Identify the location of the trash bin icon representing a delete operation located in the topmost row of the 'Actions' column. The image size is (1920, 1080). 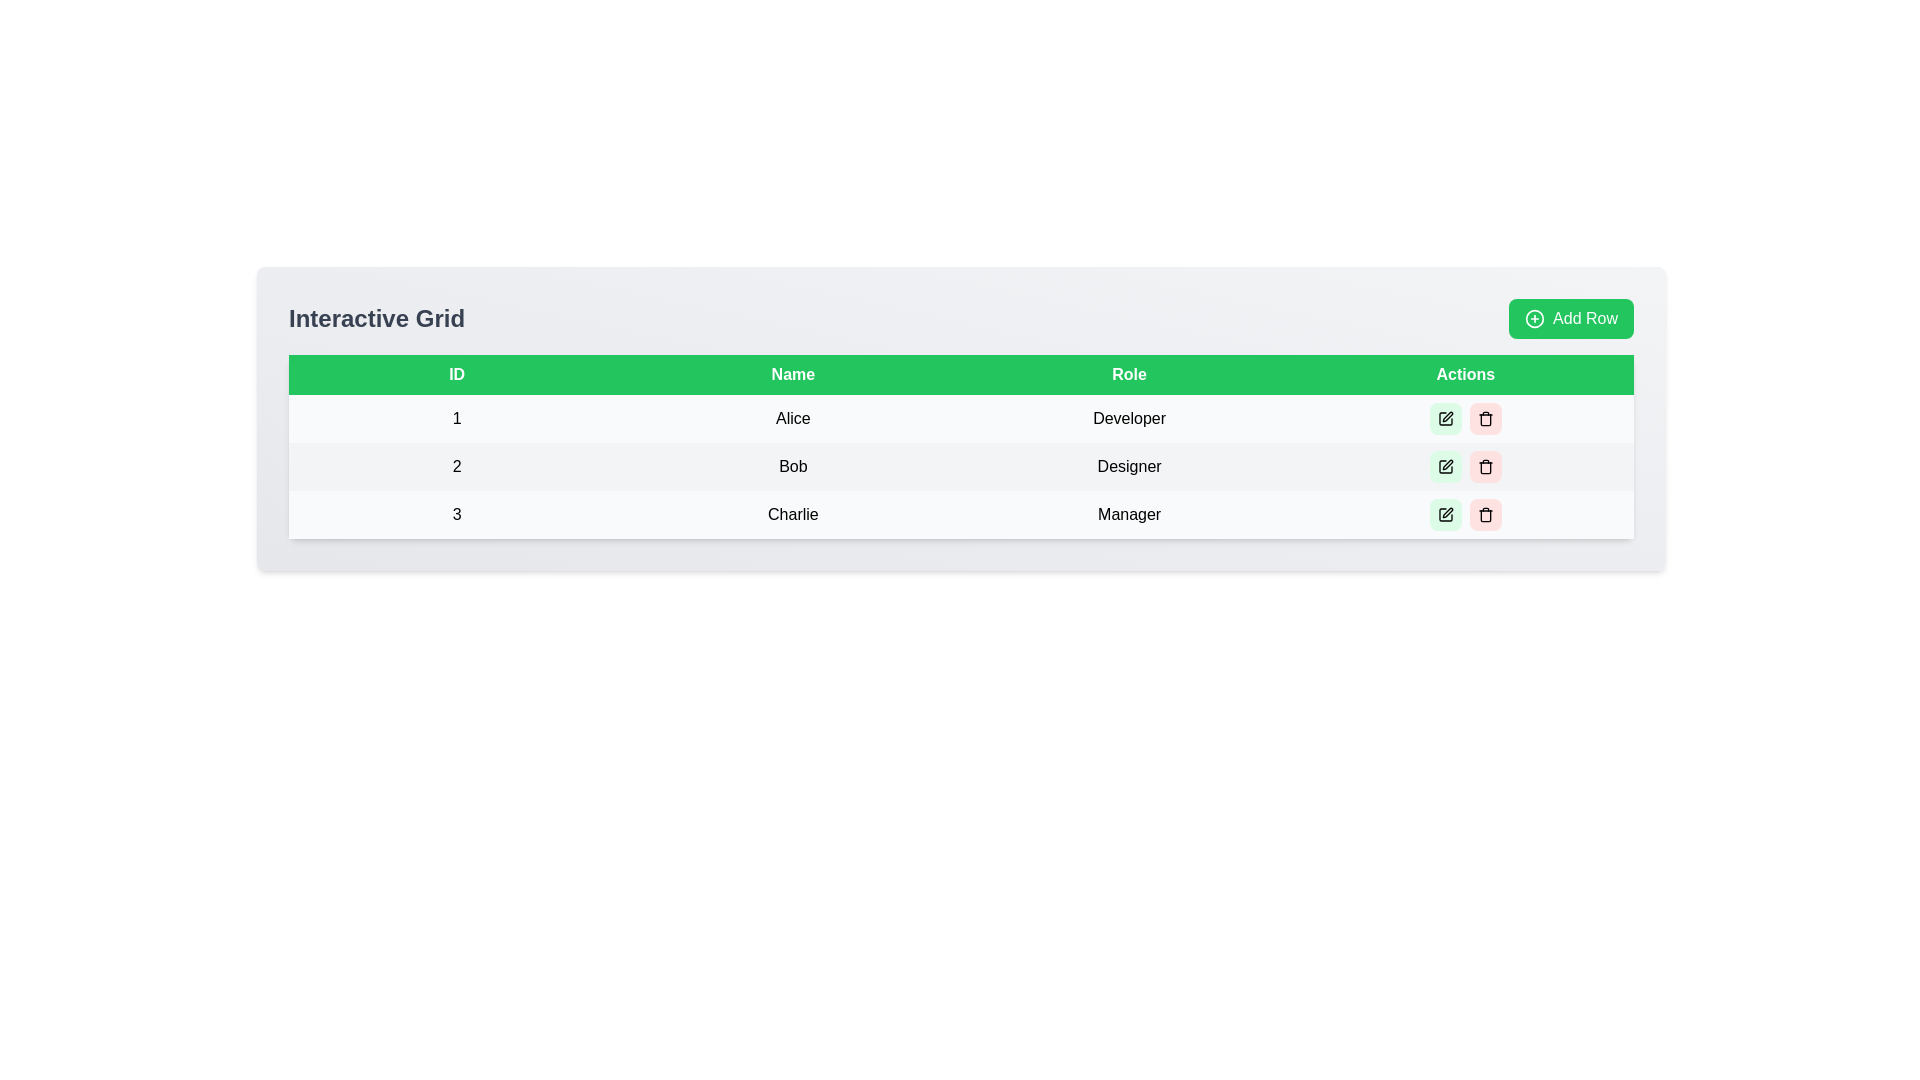
(1485, 418).